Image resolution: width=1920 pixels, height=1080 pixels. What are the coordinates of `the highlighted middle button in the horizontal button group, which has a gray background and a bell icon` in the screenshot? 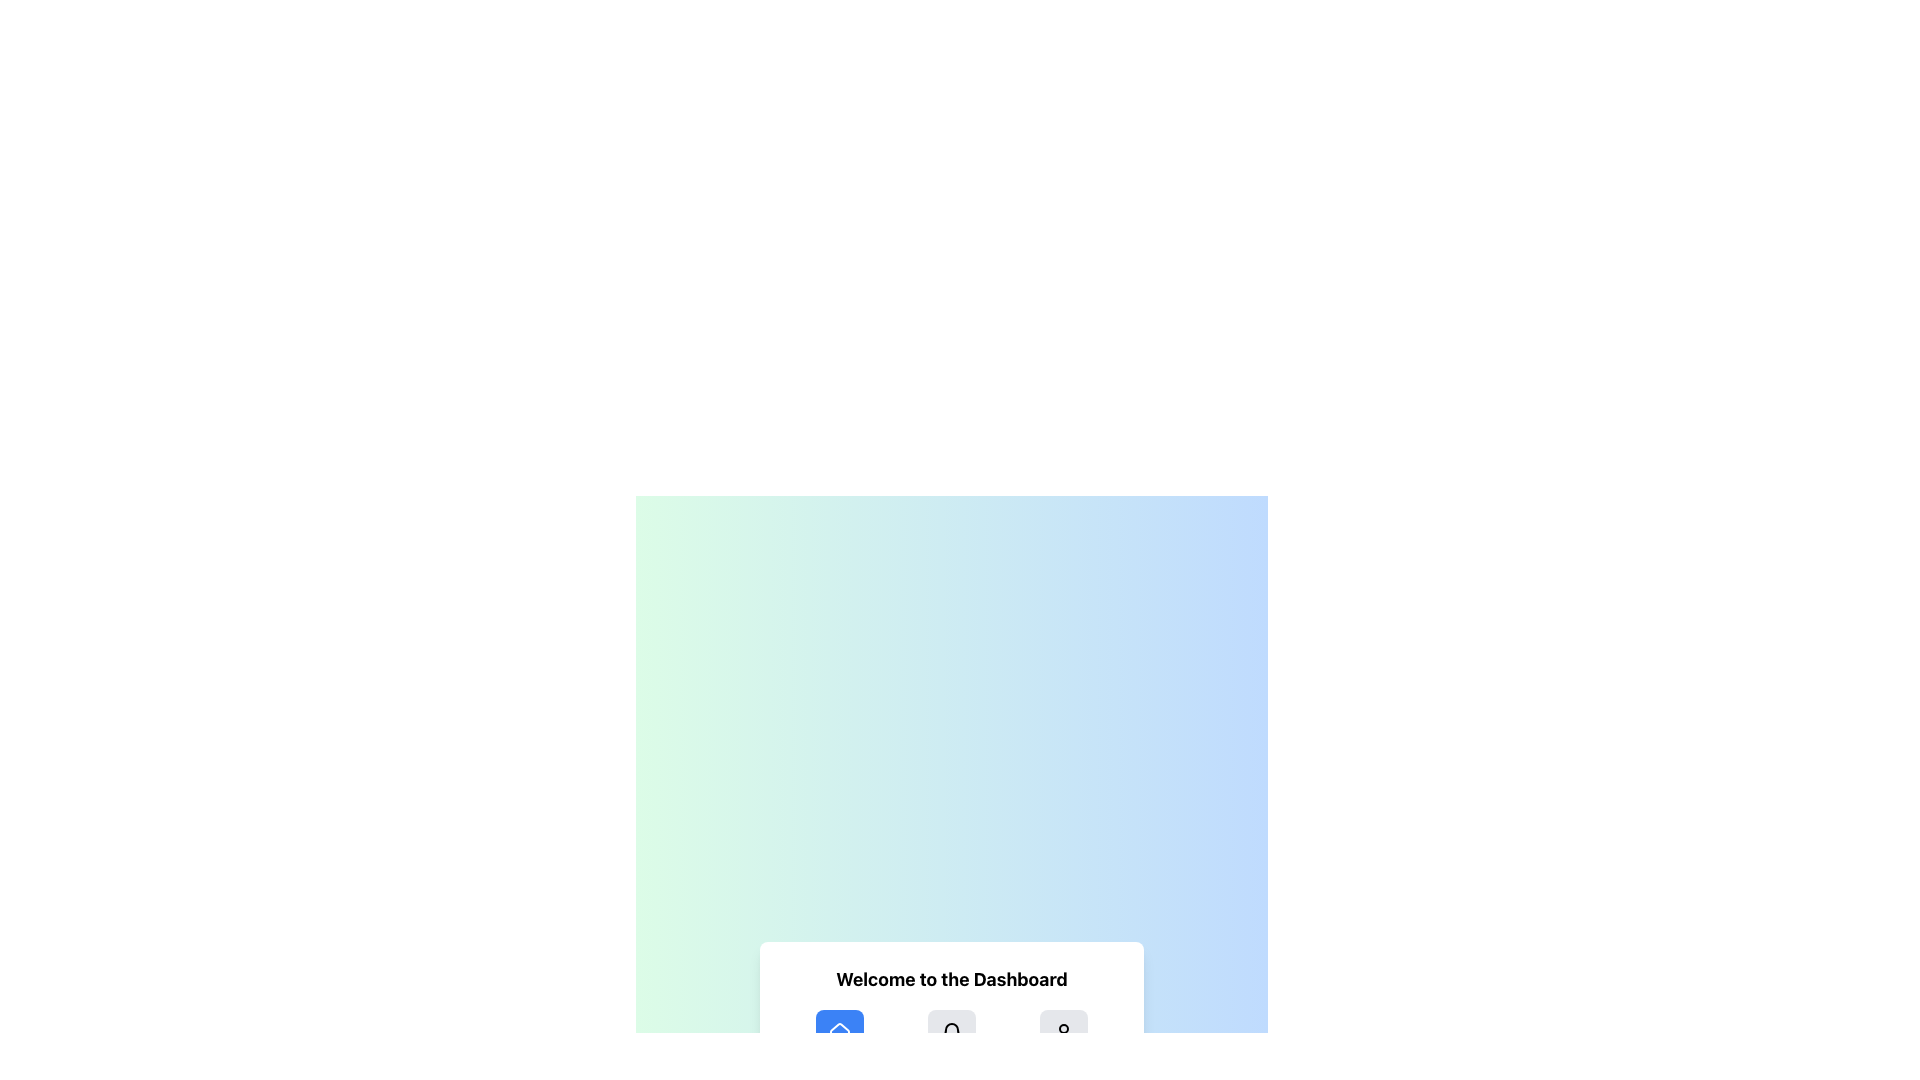 It's located at (950, 1033).